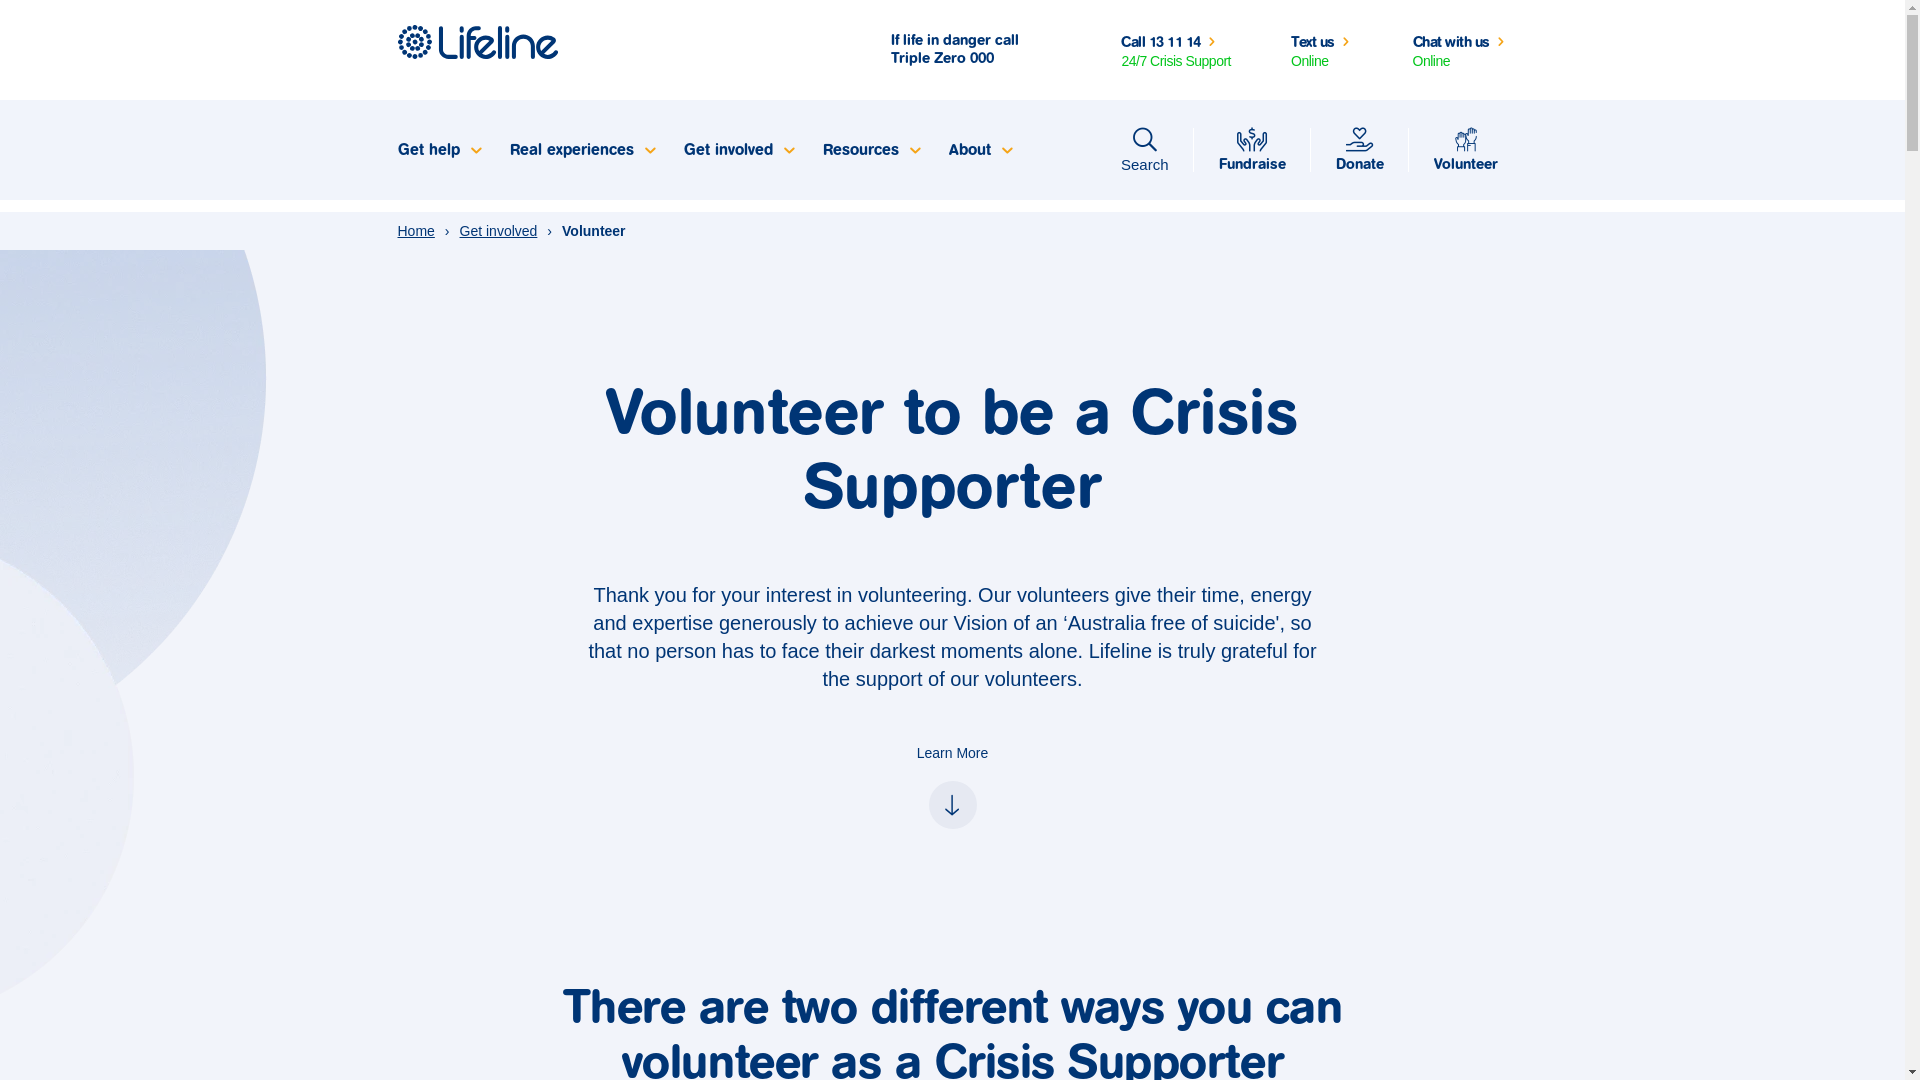 The image size is (1920, 1080). I want to click on 'Search', so click(1145, 149).